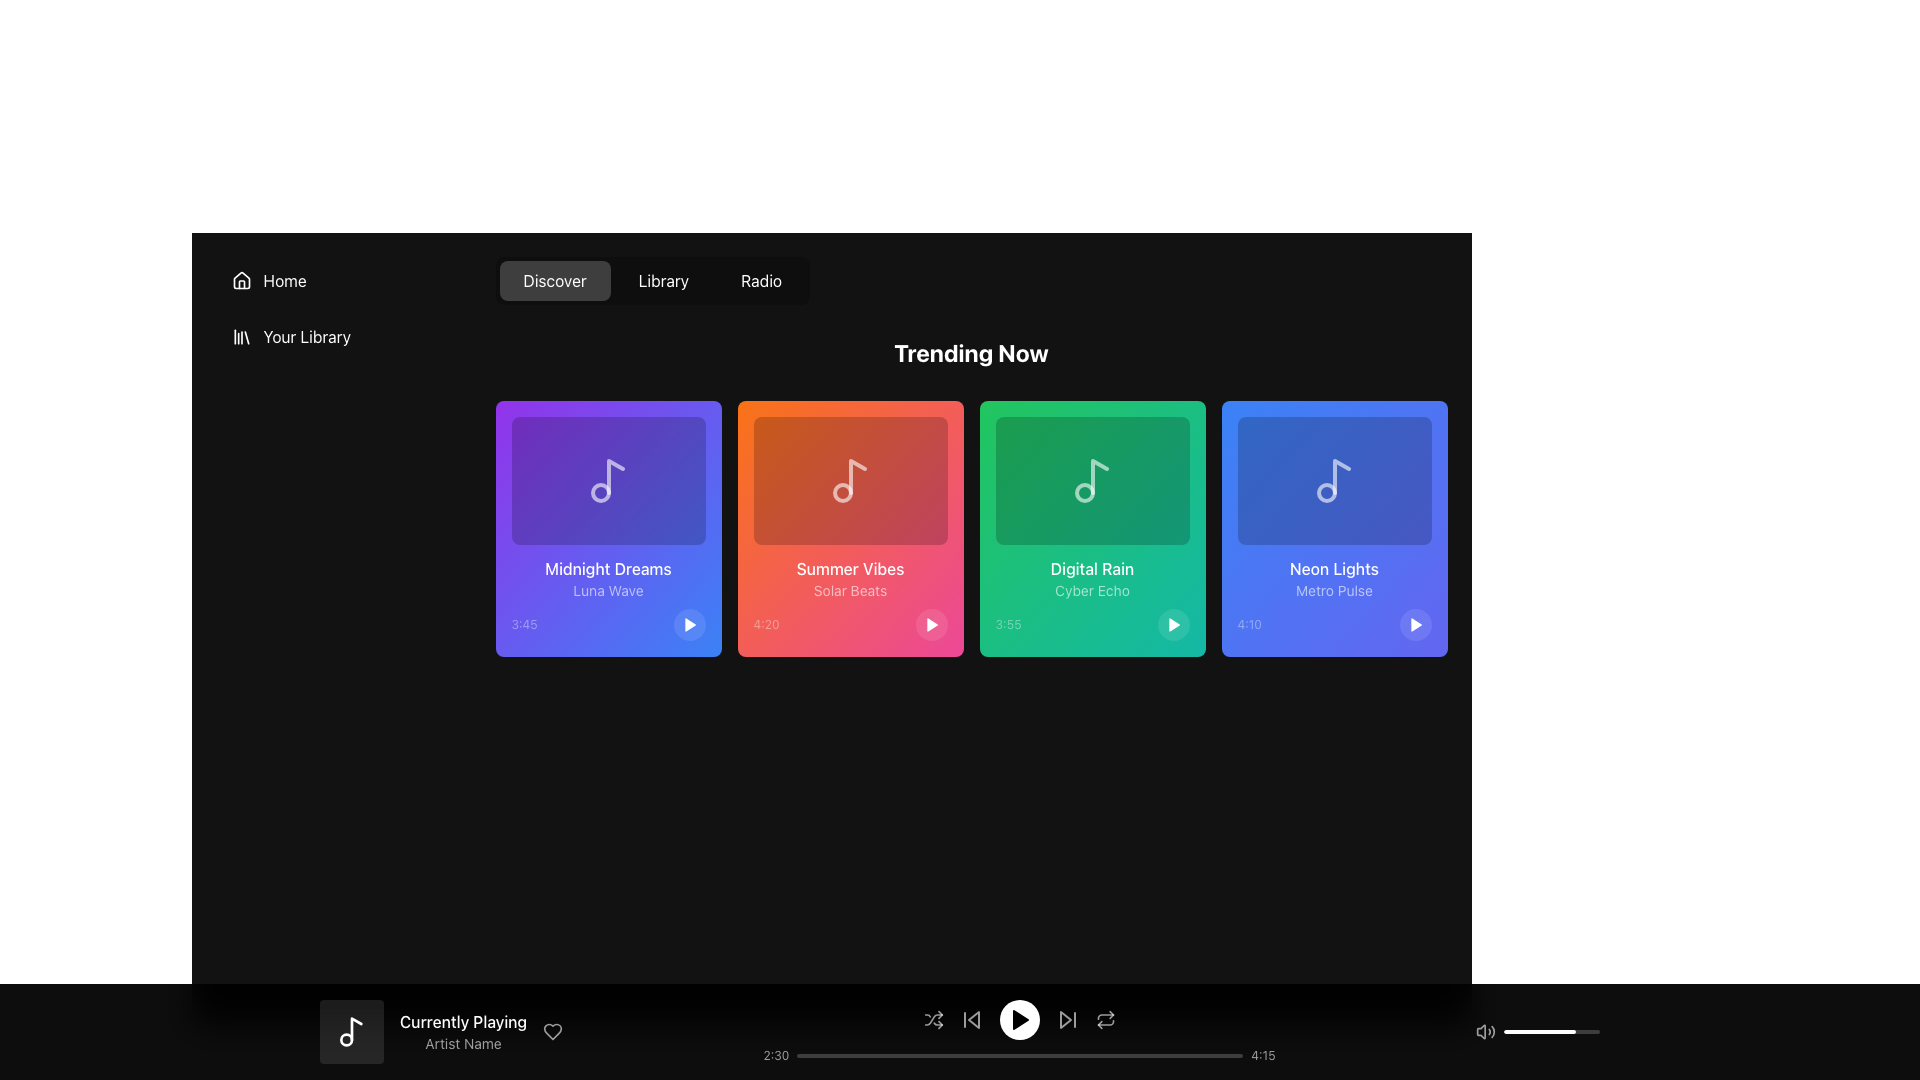  Describe the element at coordinates (1481, 1032) in the screenshot. I see `the audio playback control icon resembling a small speaker` at that location.